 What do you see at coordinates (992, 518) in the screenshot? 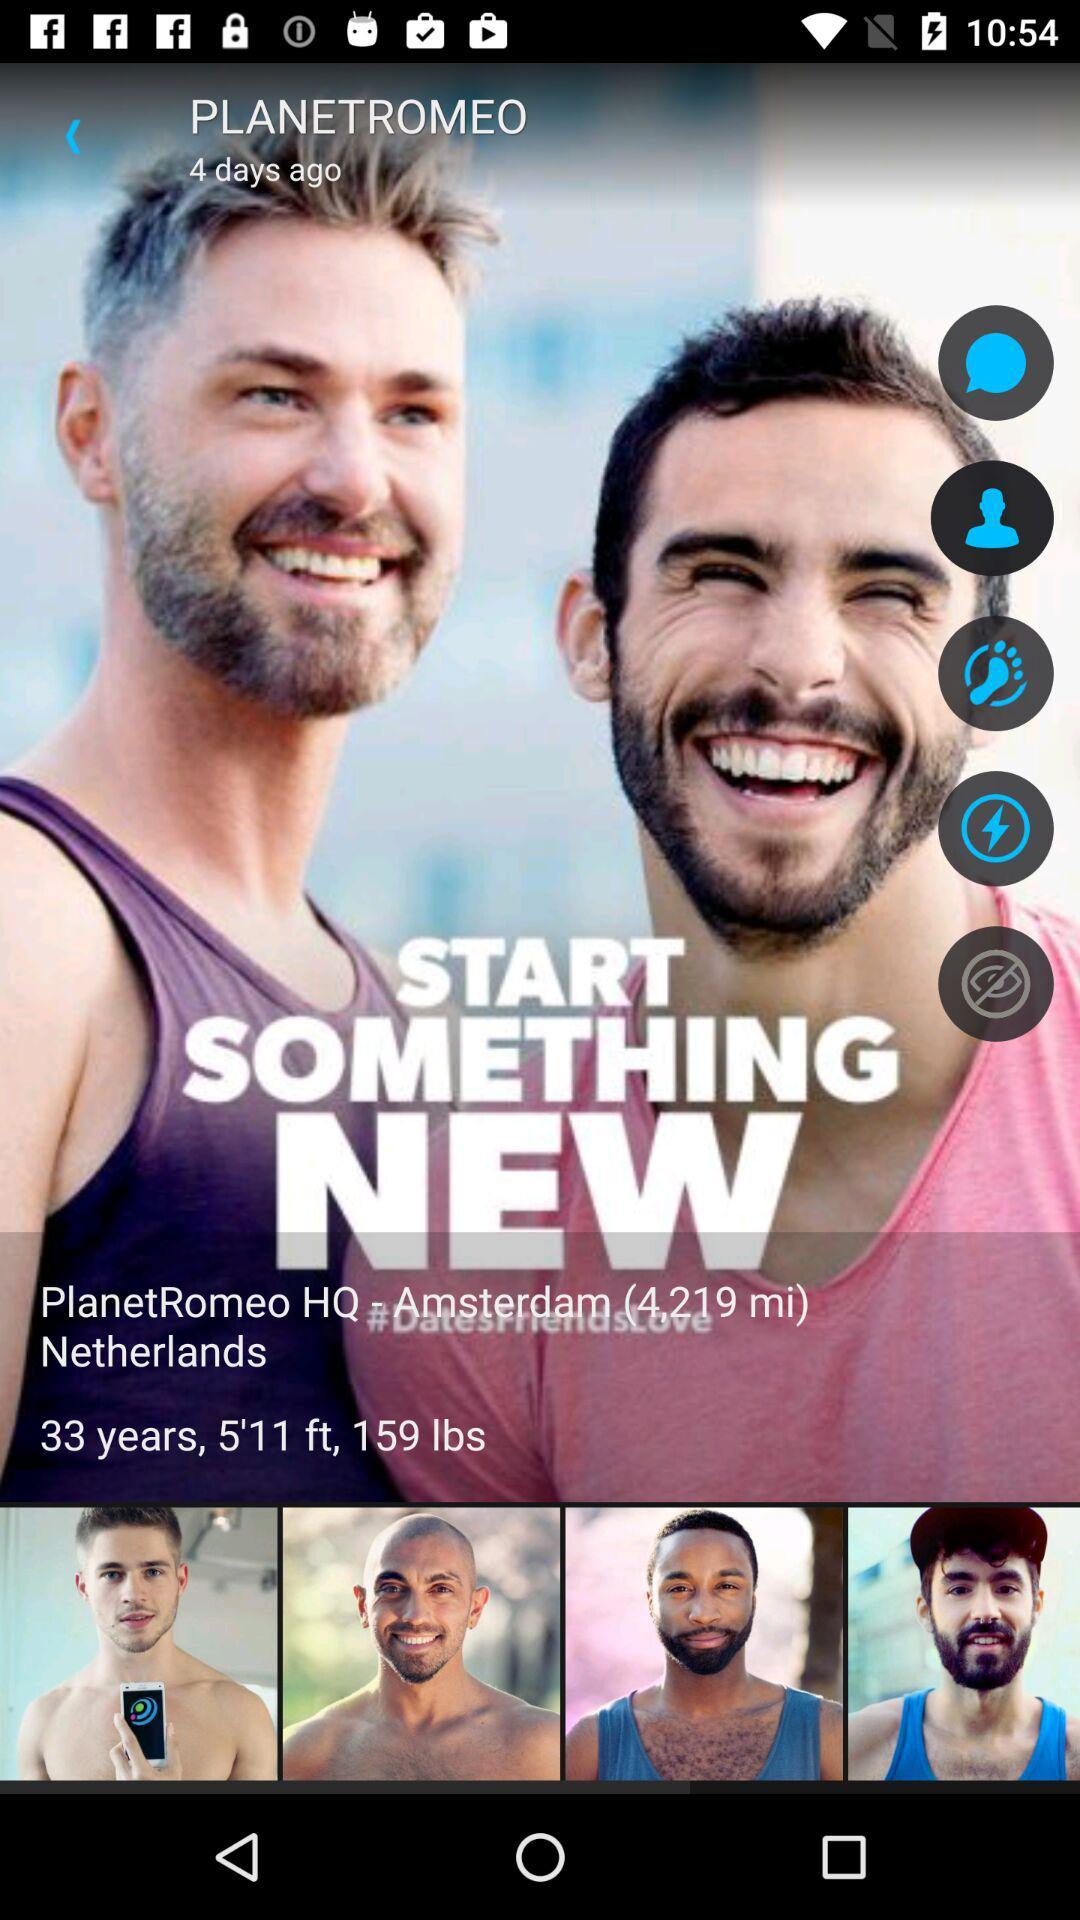
I see `the avatar icon` at bounding box center [992, 518].